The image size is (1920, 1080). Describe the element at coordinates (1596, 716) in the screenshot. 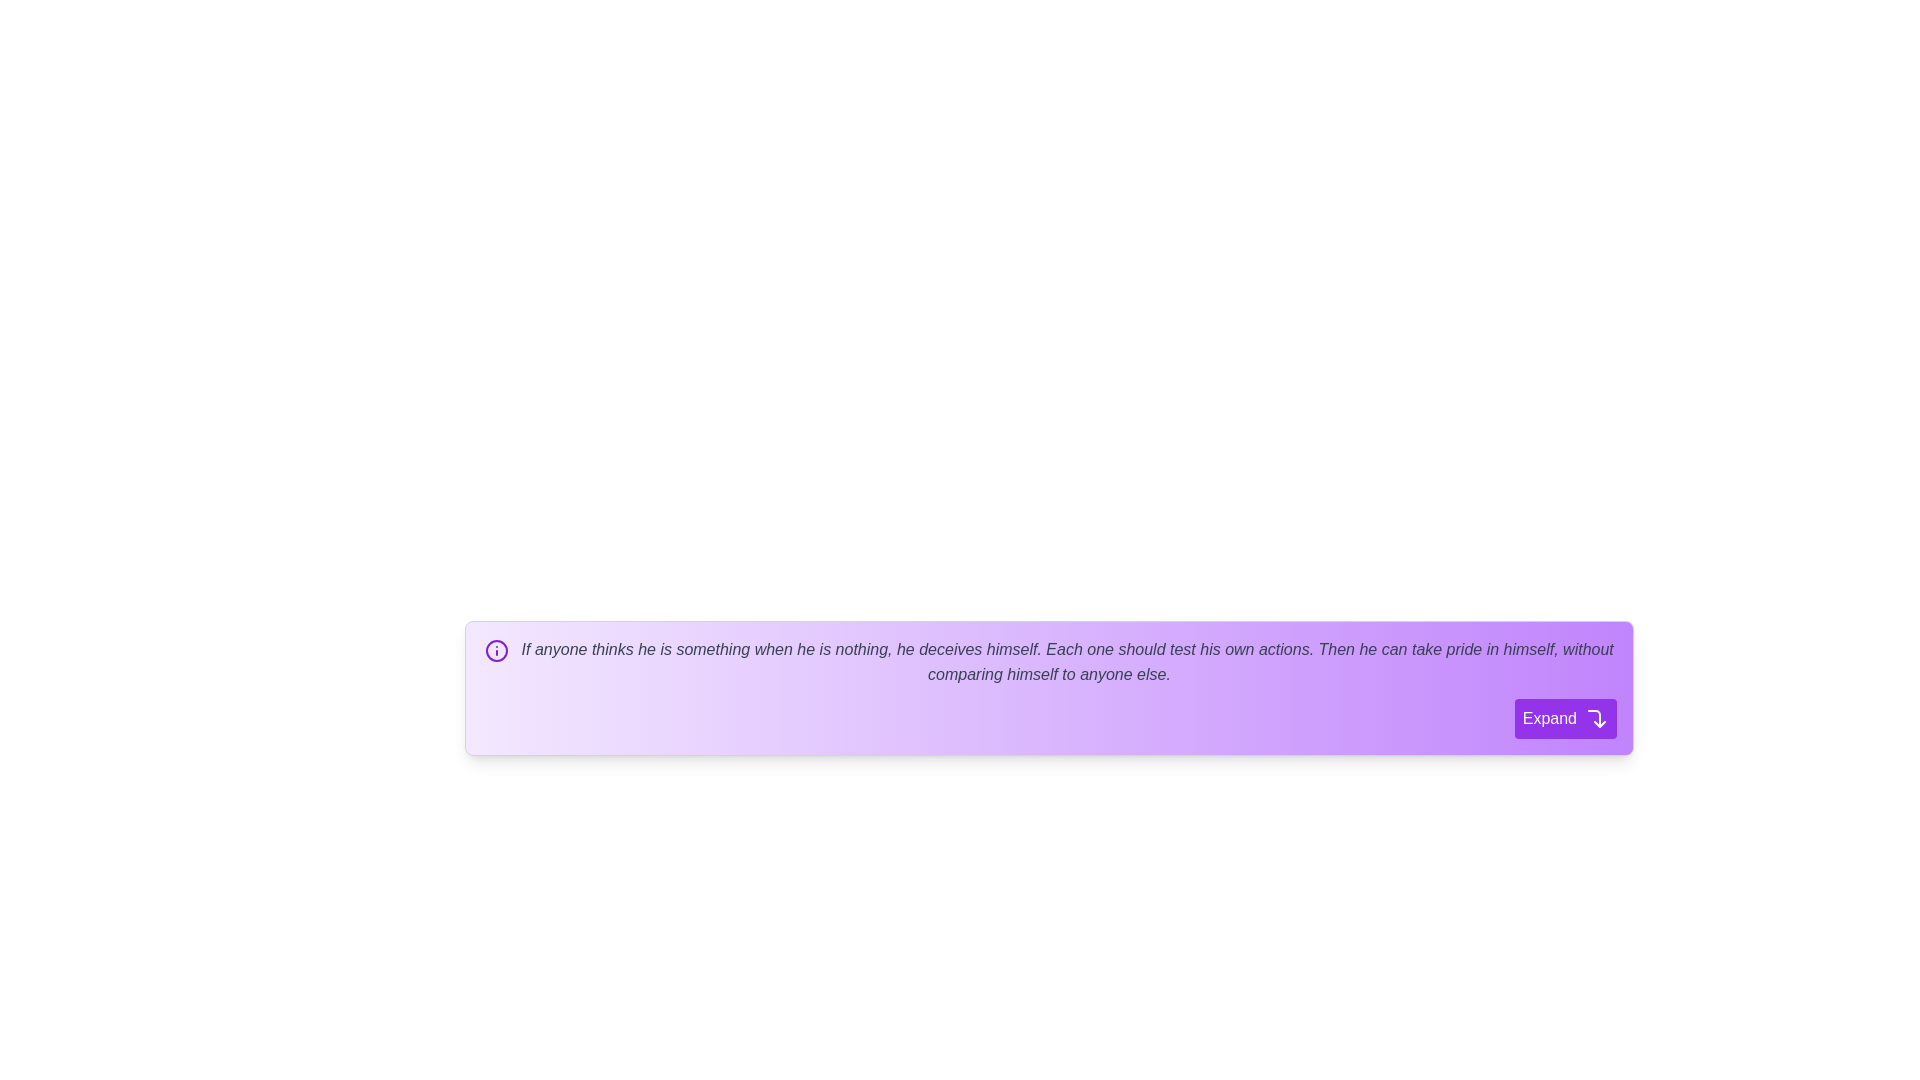

I see `the icon located immediately to the right of the text 'Expand' within the purple button at the bottom-right corner of the interface` at that location.